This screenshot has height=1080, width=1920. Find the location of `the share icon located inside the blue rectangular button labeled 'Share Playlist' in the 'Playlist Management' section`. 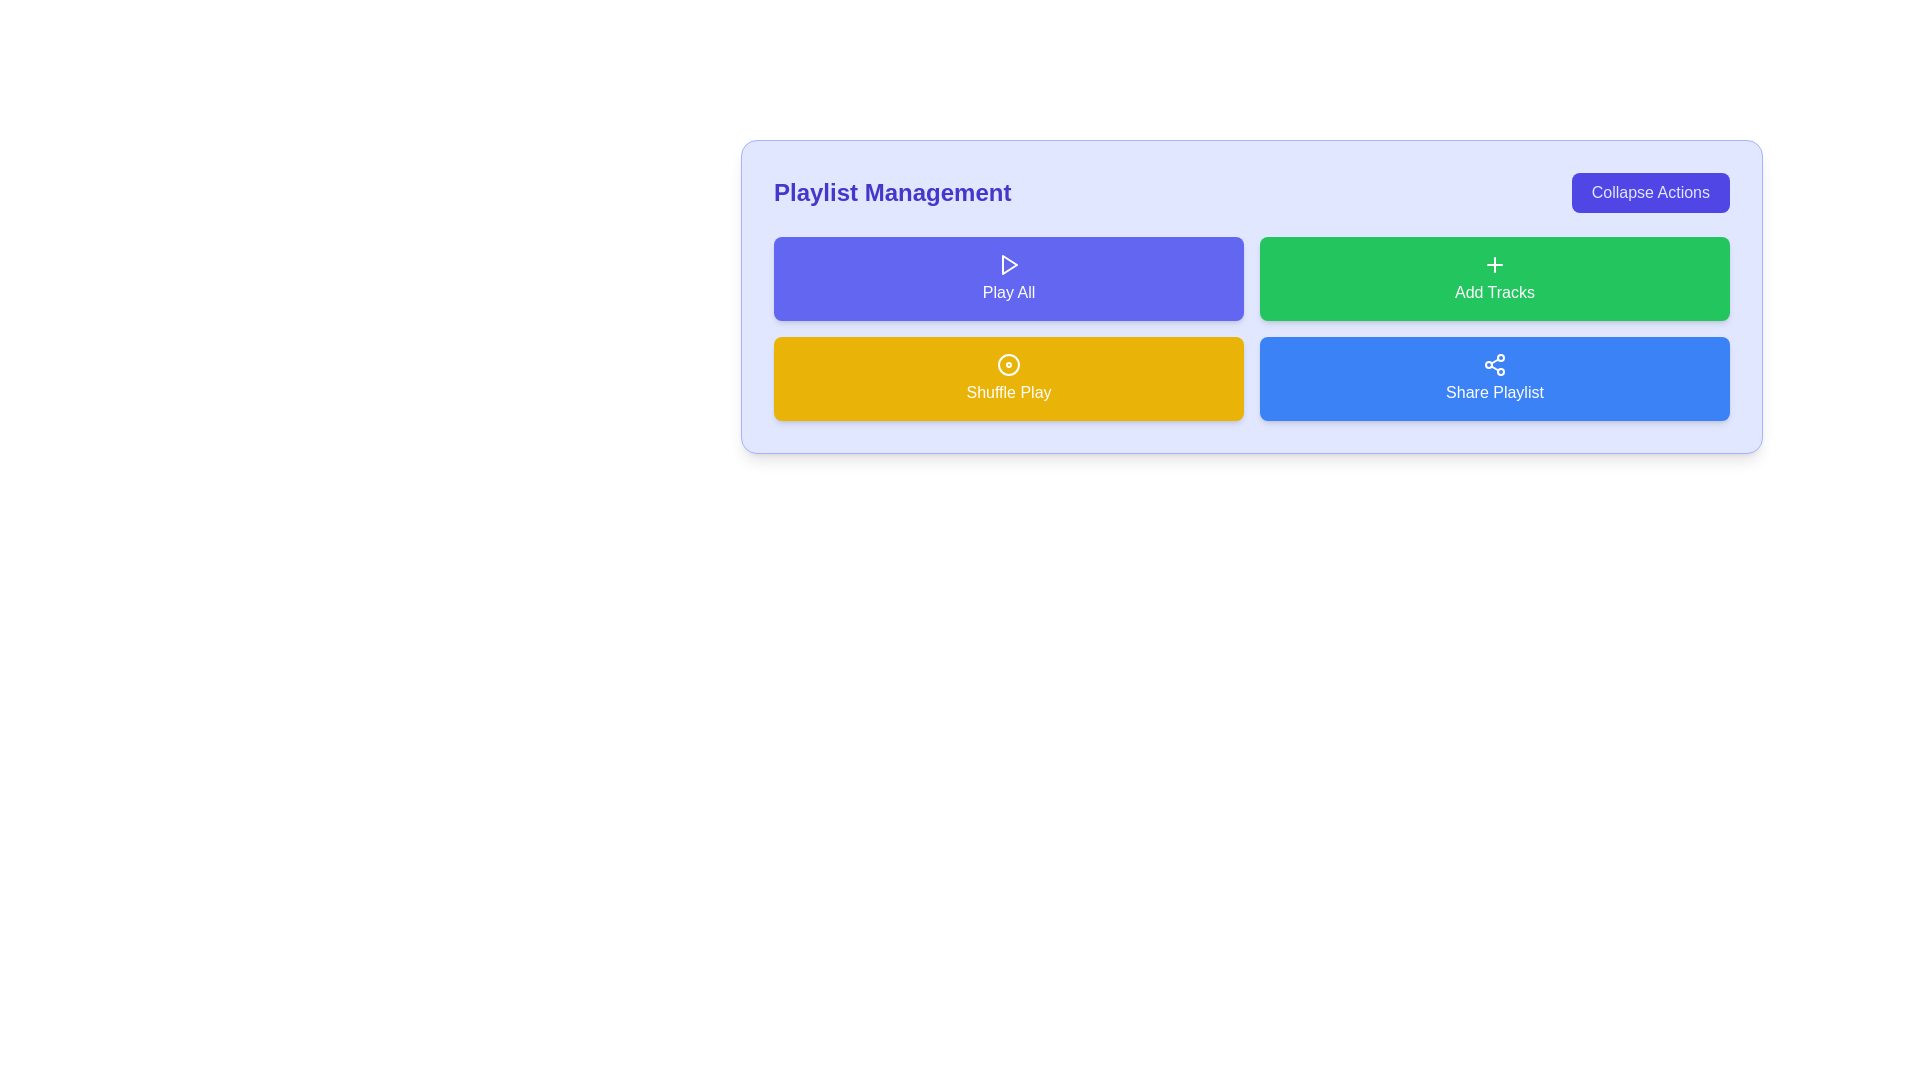

the share icon located inside the blue rectangular button labeled 'Share Playlist' in the 'Playlist Management' section is located at coordinates (1494, 365).